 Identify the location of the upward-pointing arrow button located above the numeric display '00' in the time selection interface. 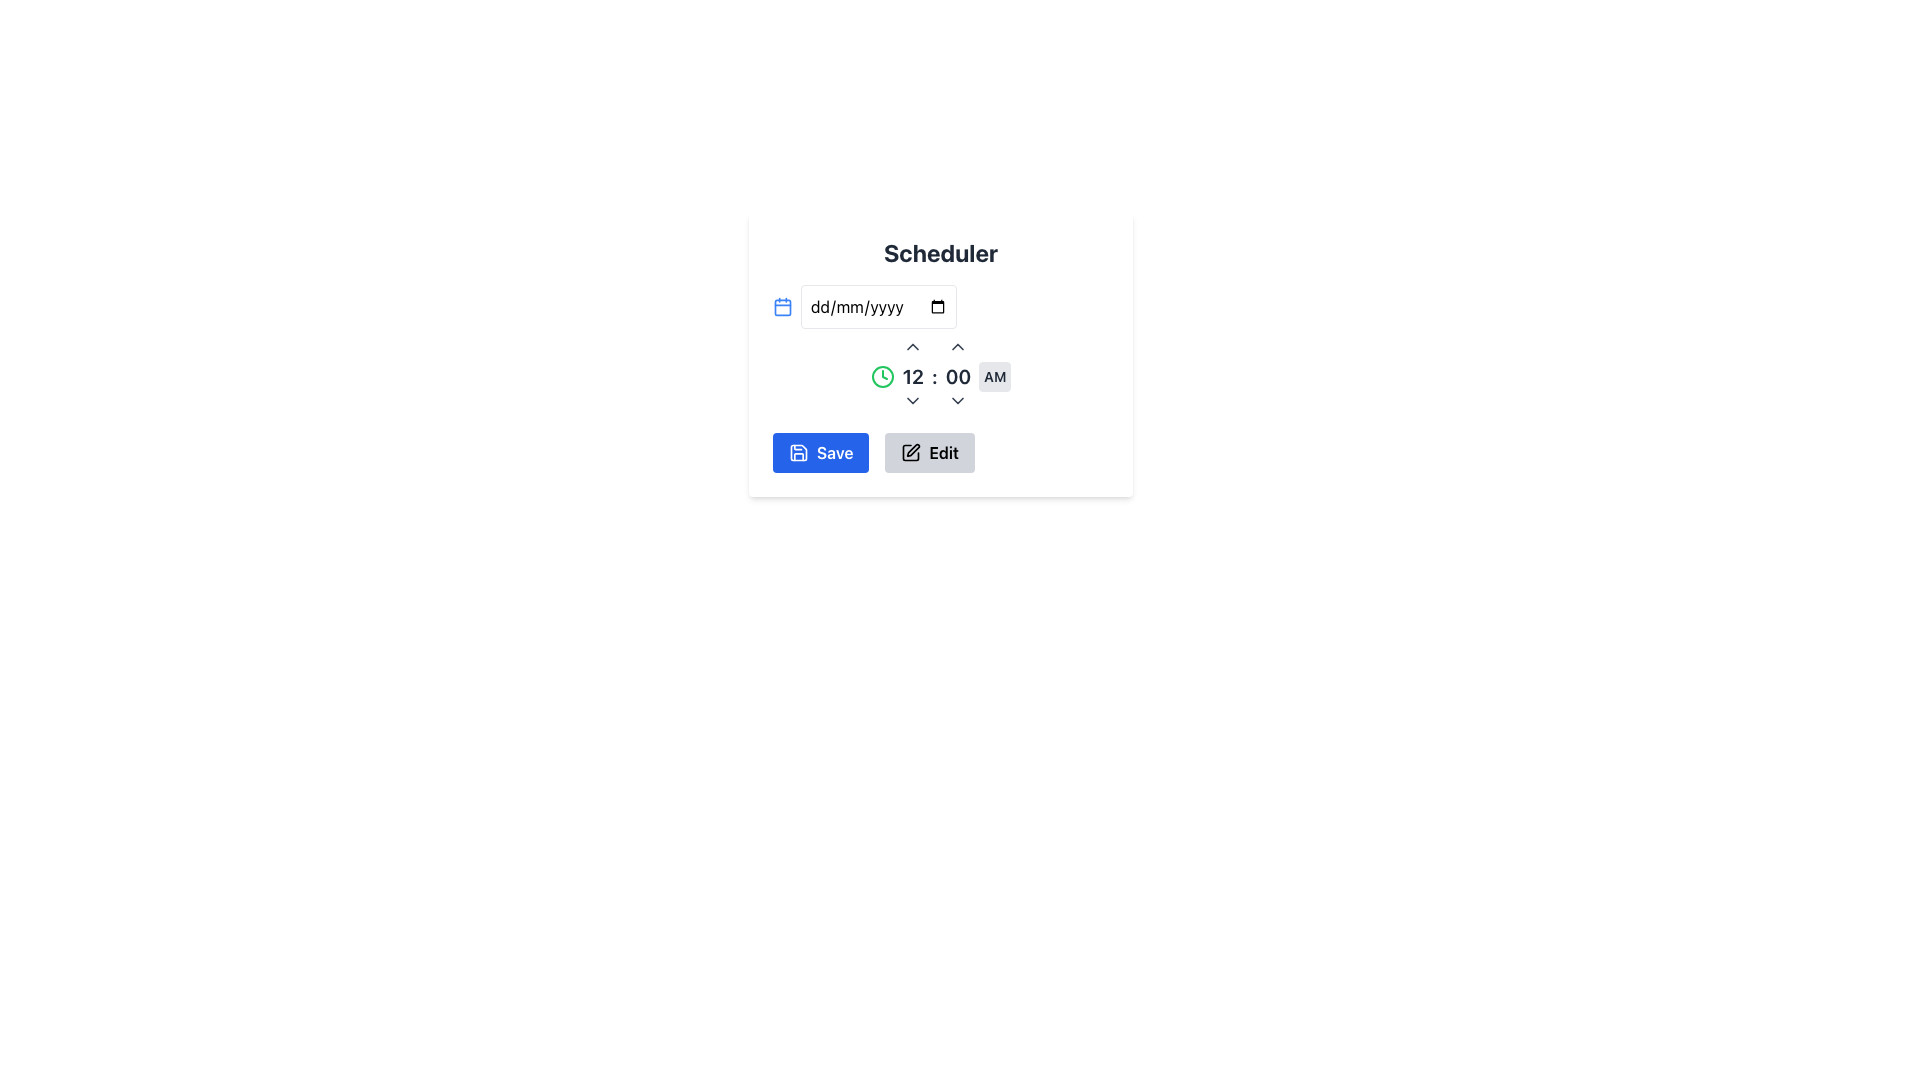
(957, 346).